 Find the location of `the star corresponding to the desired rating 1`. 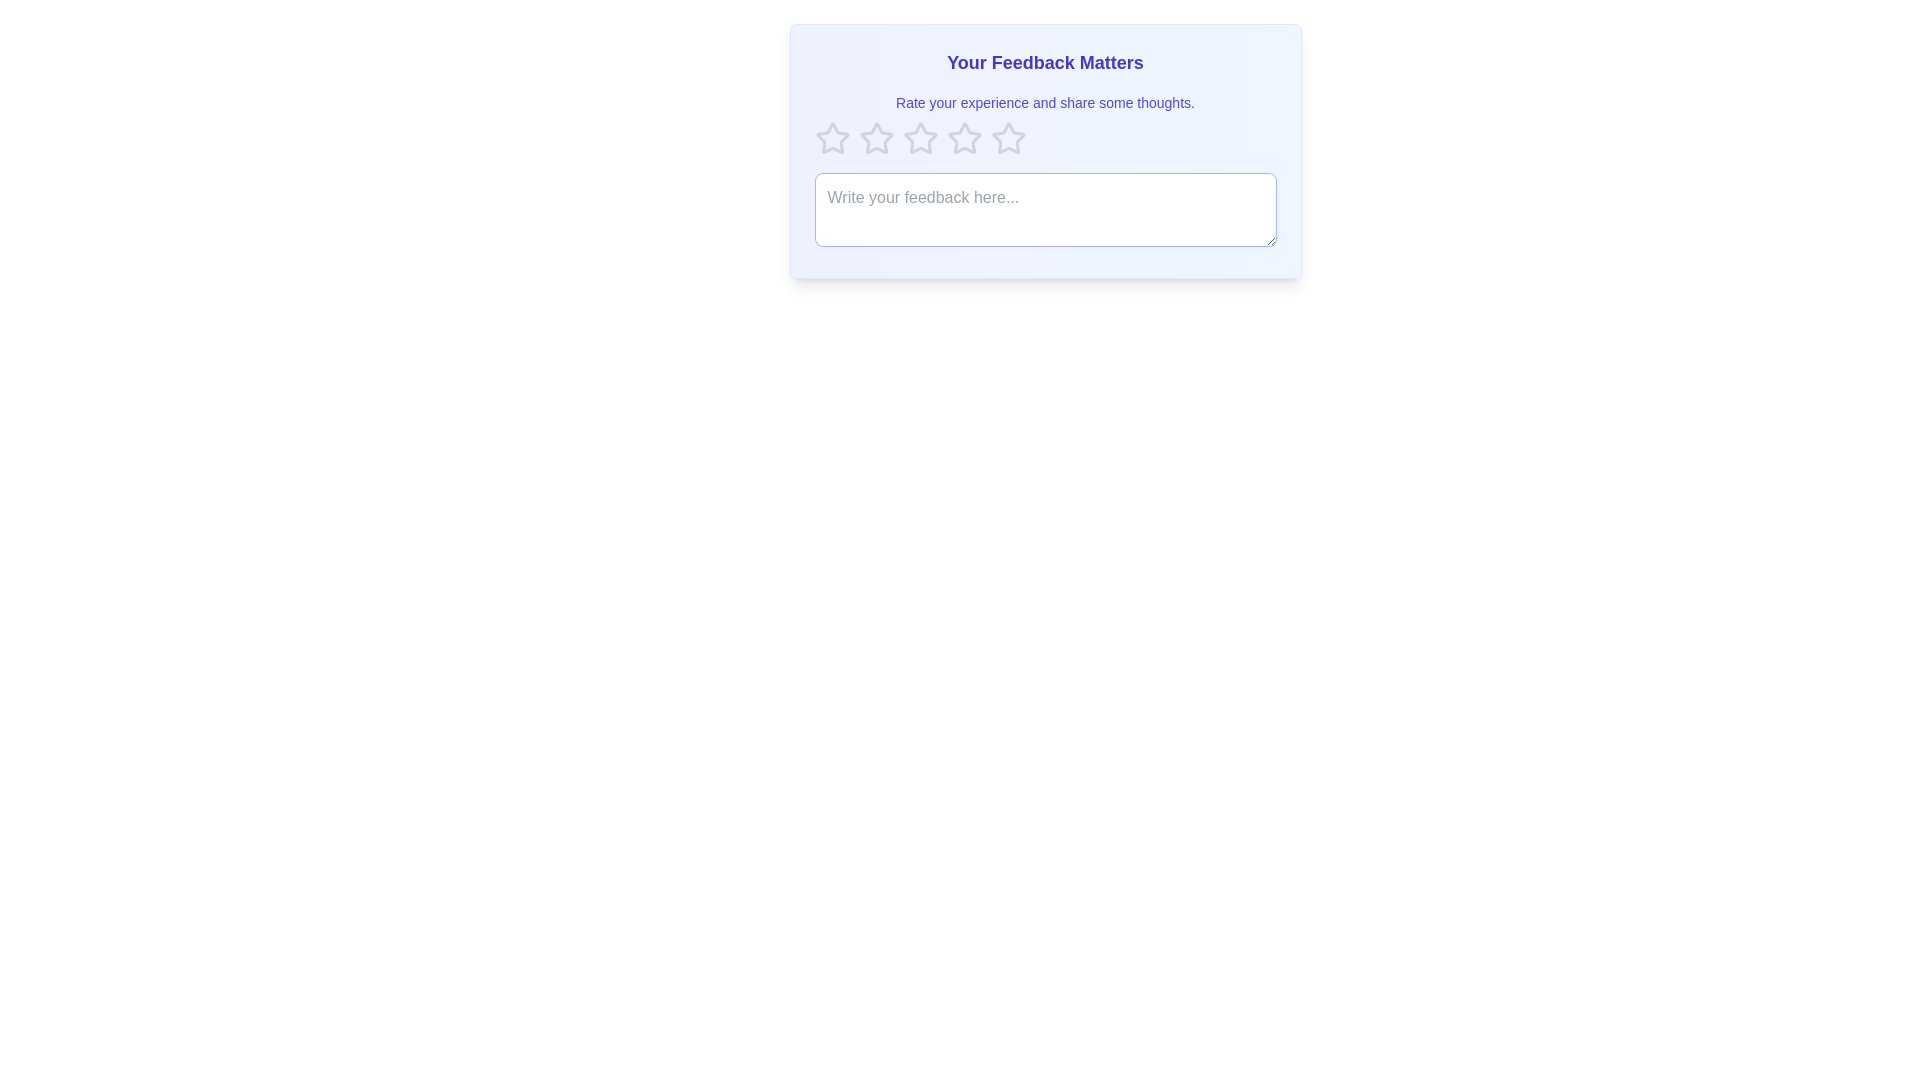

the star corresponding to the desired rating 1 is located at coordinates (832, 137).